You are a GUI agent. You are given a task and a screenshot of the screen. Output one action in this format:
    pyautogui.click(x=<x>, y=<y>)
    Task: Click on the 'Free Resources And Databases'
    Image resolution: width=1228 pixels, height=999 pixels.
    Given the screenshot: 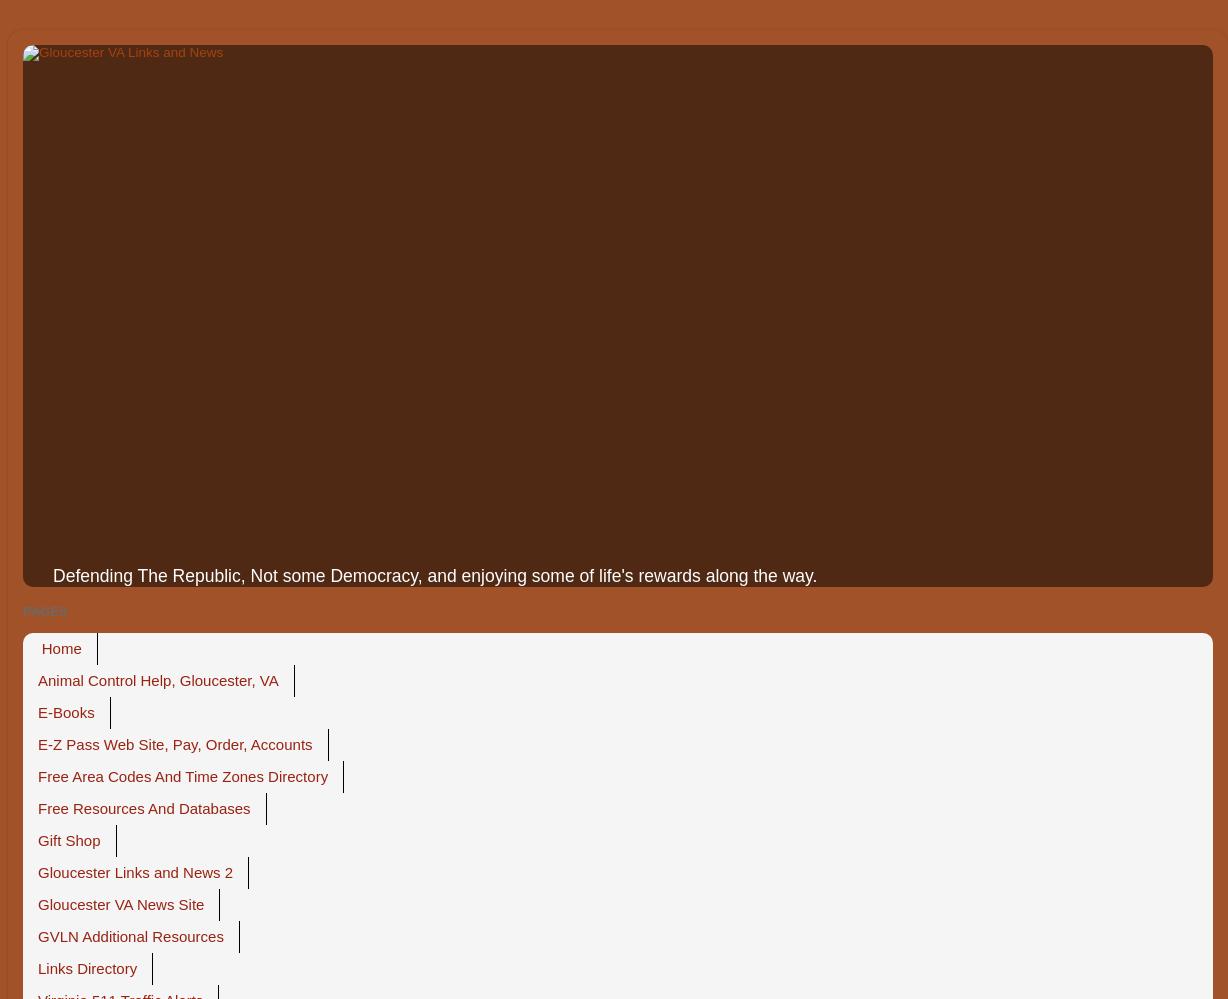 What is the action you would take?
    pyautogui.click(x=144, y=808)
    